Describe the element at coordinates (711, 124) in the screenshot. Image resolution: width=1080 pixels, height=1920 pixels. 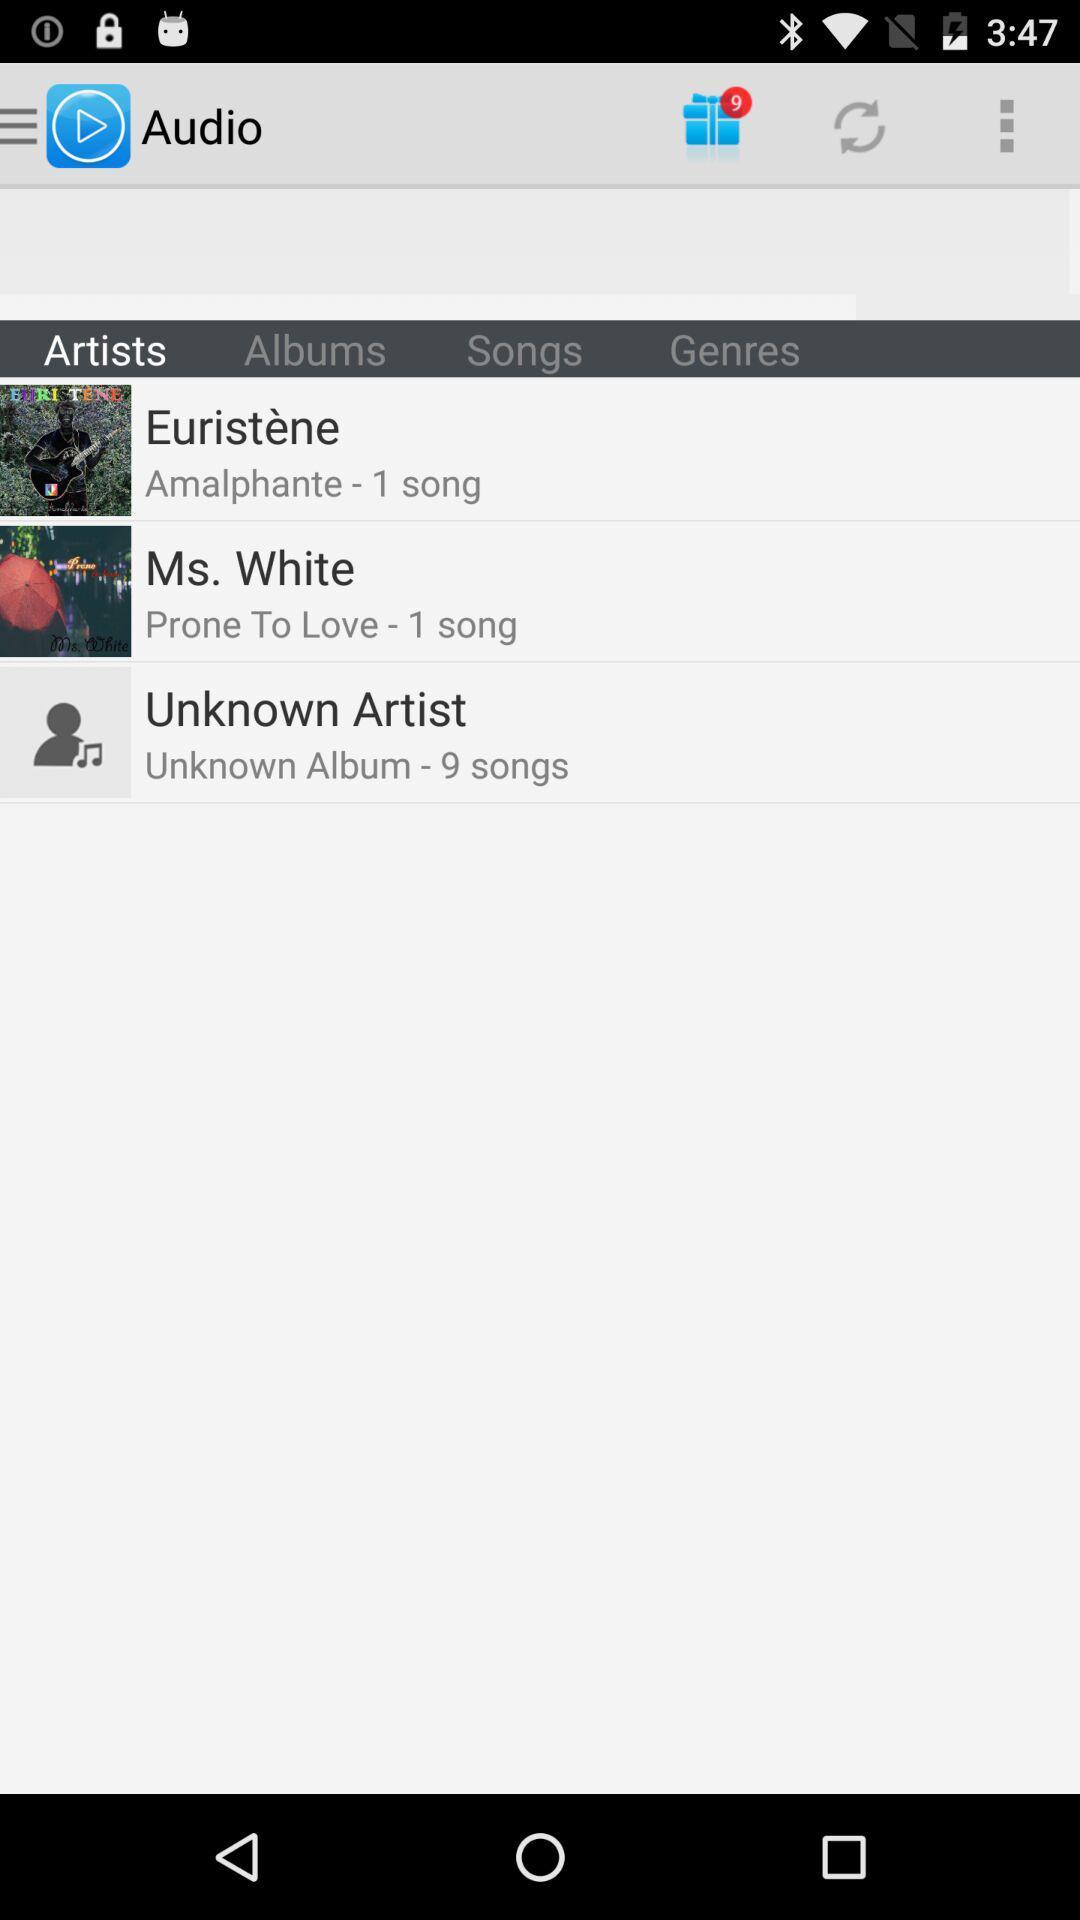
I see `icon to the right of the audio icon` at that location.